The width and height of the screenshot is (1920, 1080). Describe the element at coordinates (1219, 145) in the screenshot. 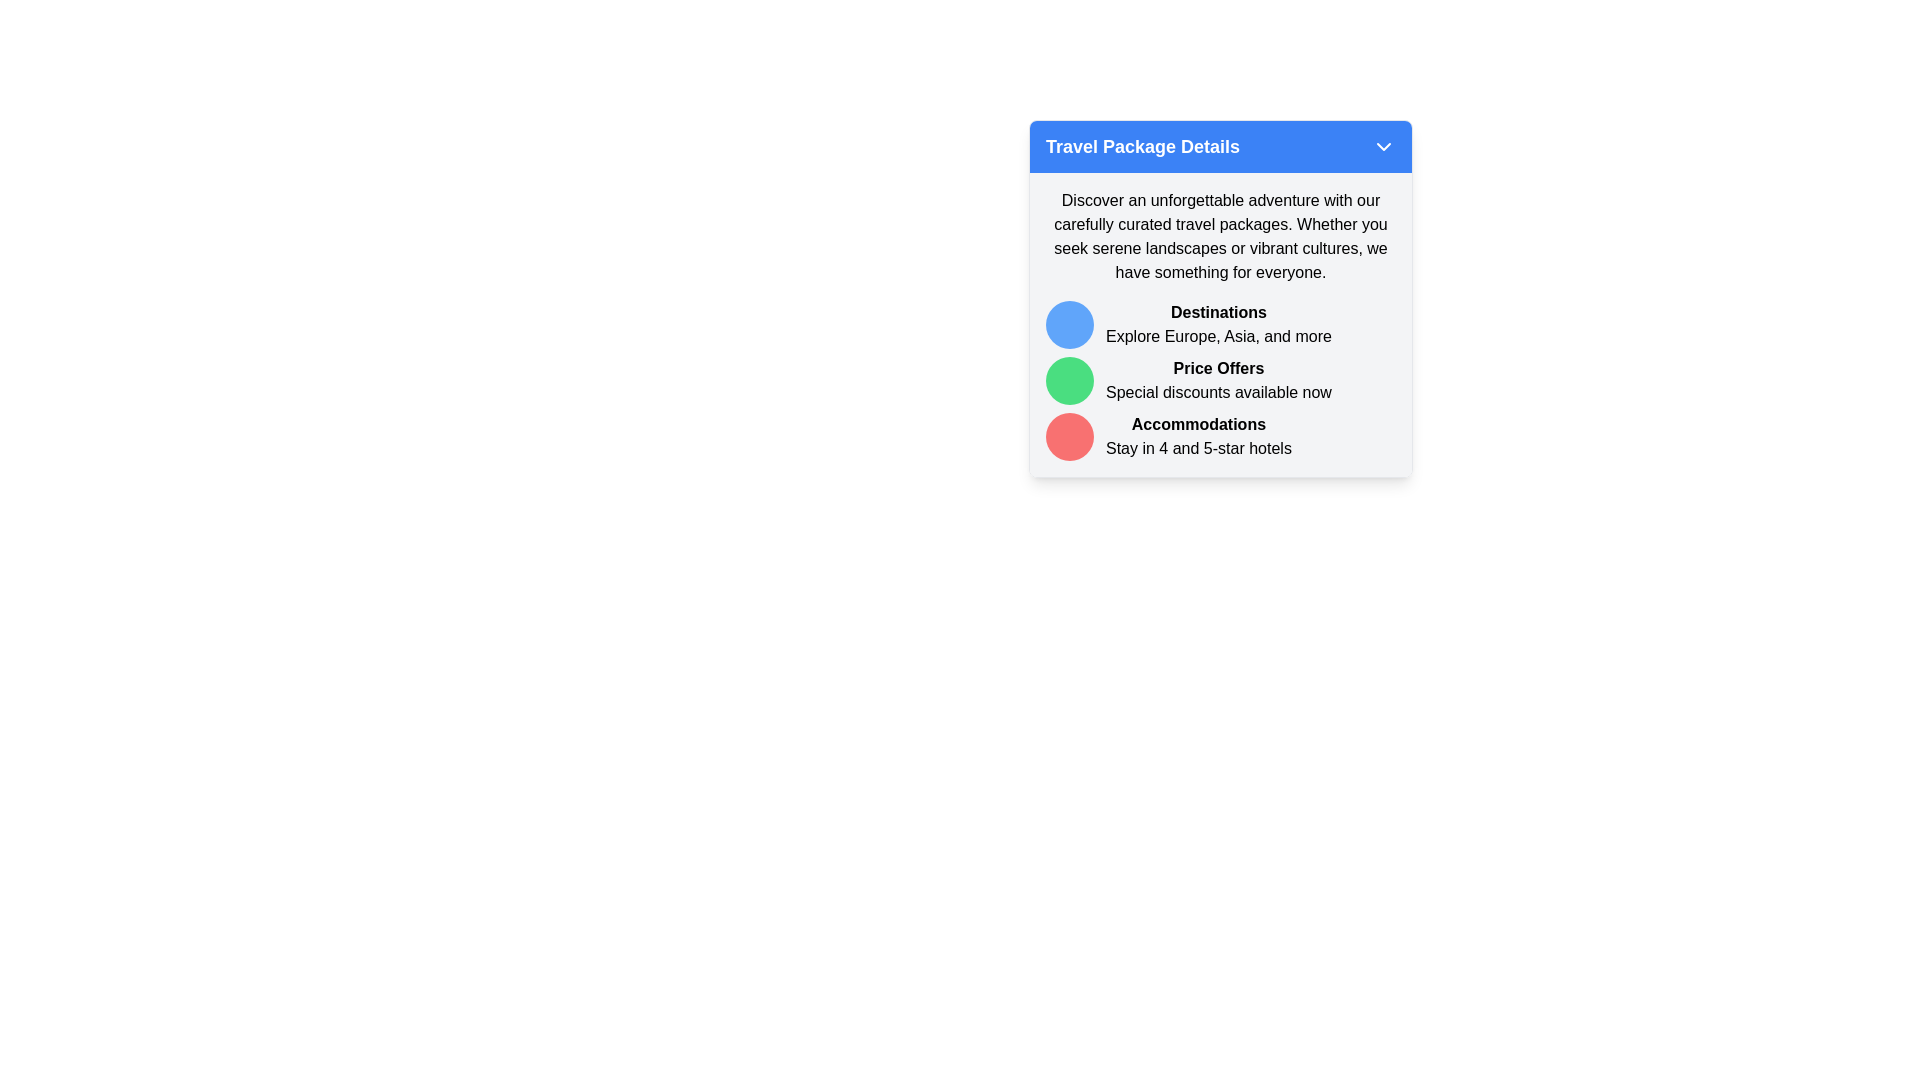

I see `the blue rectangular header labeled 'Travel Package Details'` at that location.